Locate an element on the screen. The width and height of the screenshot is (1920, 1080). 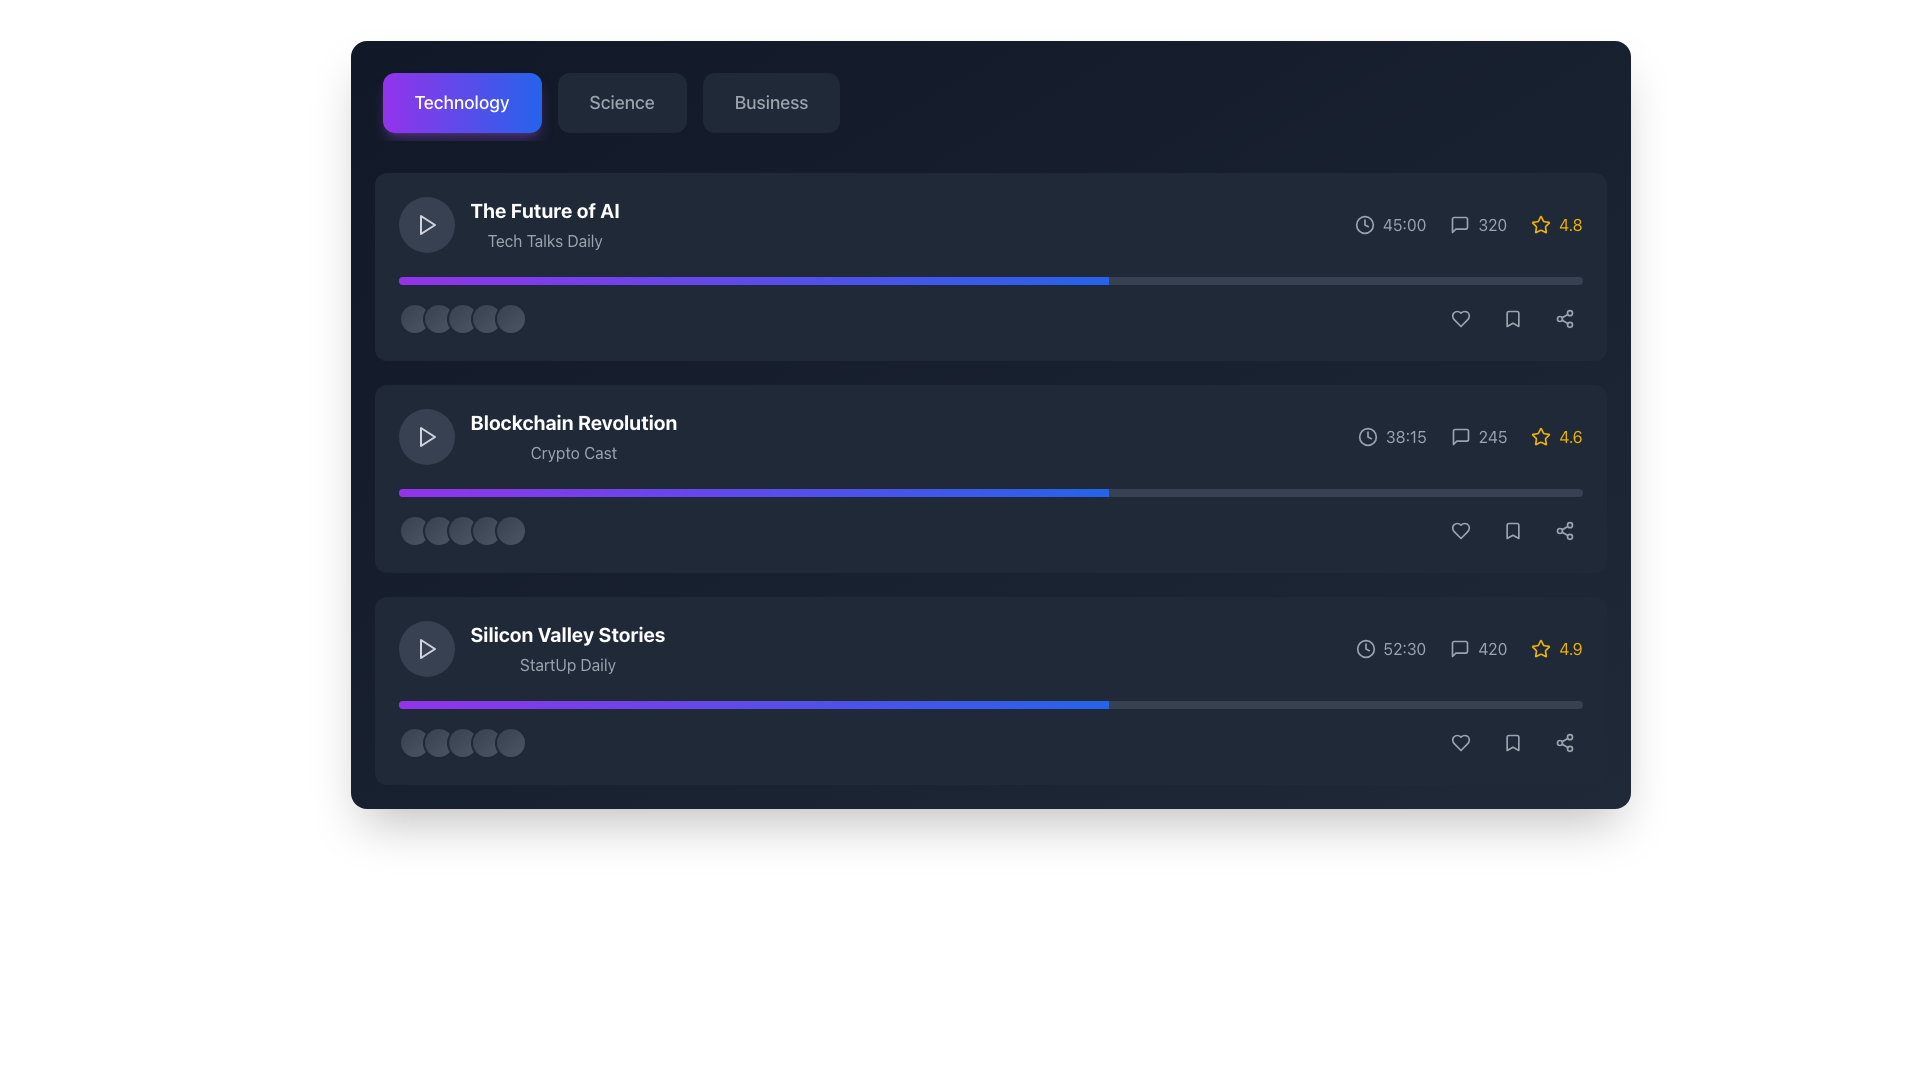
the comment option icon, which is a speech bubble shape inside a square frame, located to the right of the content titled 'The Future of AI.' is located at coordinates (1460, 224).